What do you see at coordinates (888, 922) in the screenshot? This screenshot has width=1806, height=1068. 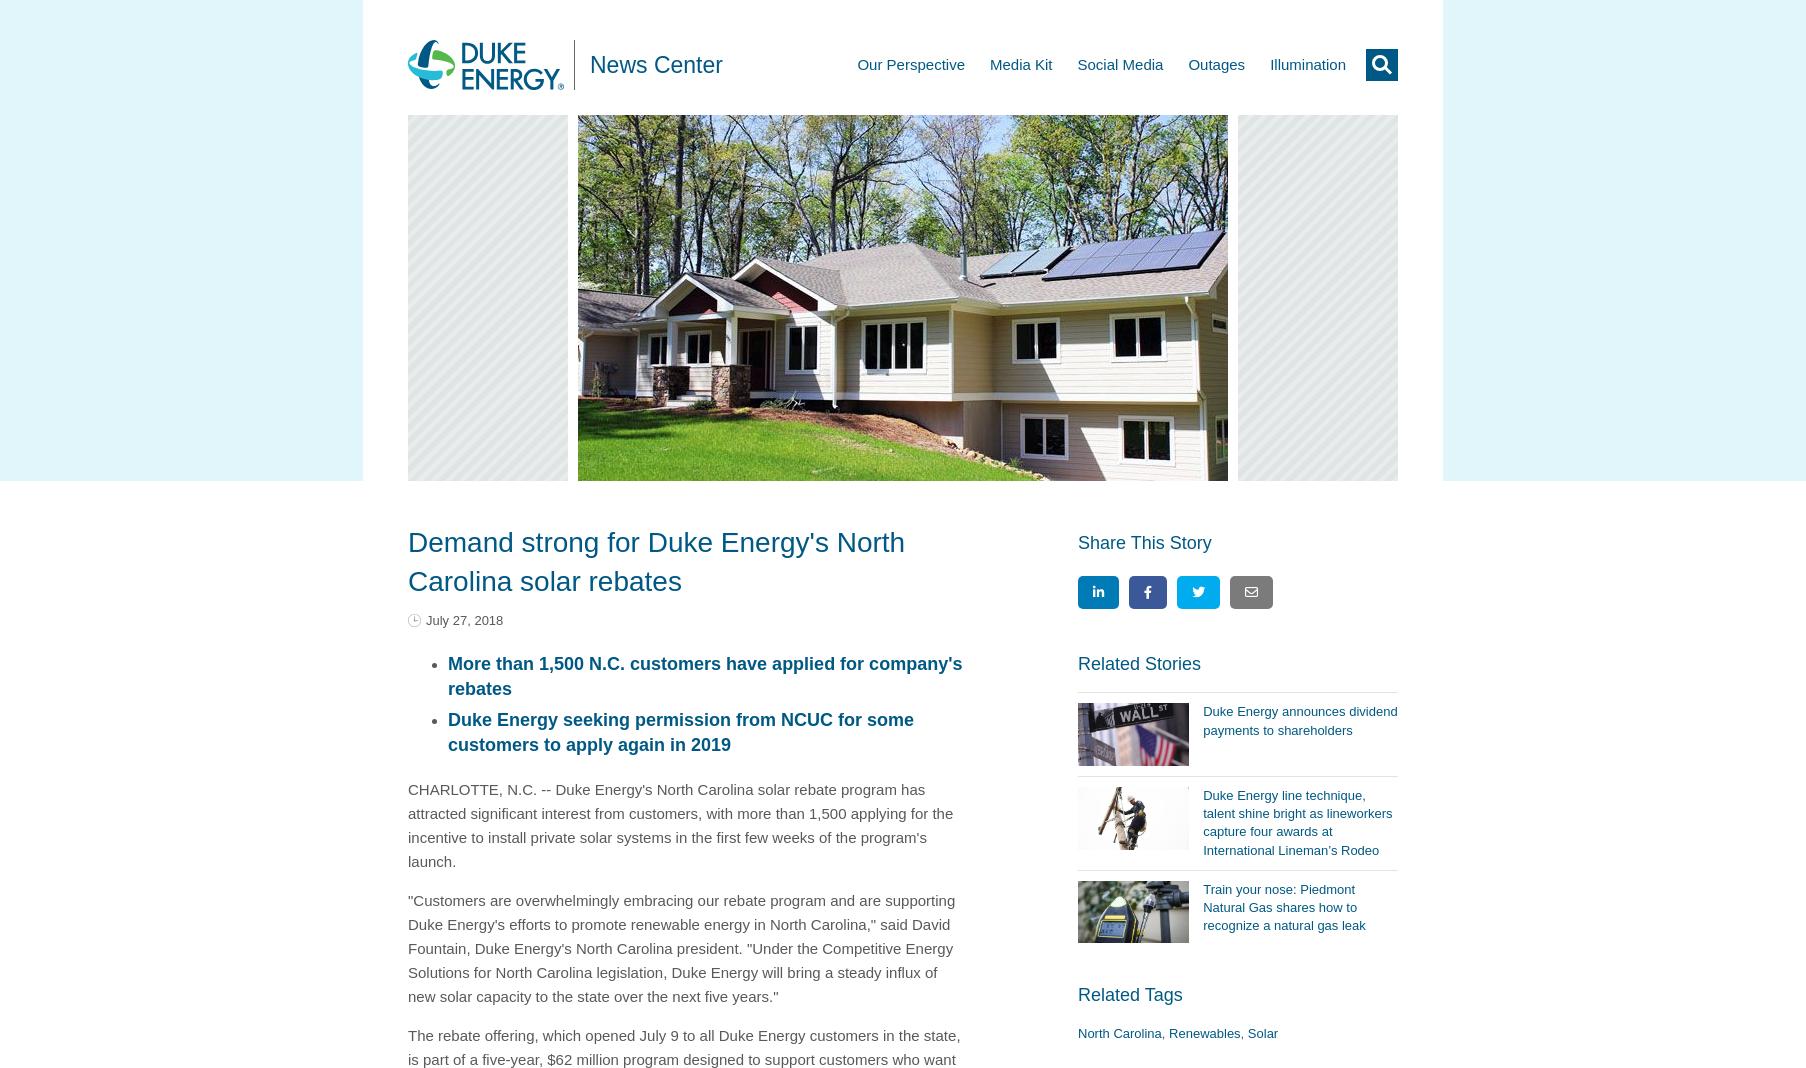 I see `'," said'` at bounding box center [888, 922].